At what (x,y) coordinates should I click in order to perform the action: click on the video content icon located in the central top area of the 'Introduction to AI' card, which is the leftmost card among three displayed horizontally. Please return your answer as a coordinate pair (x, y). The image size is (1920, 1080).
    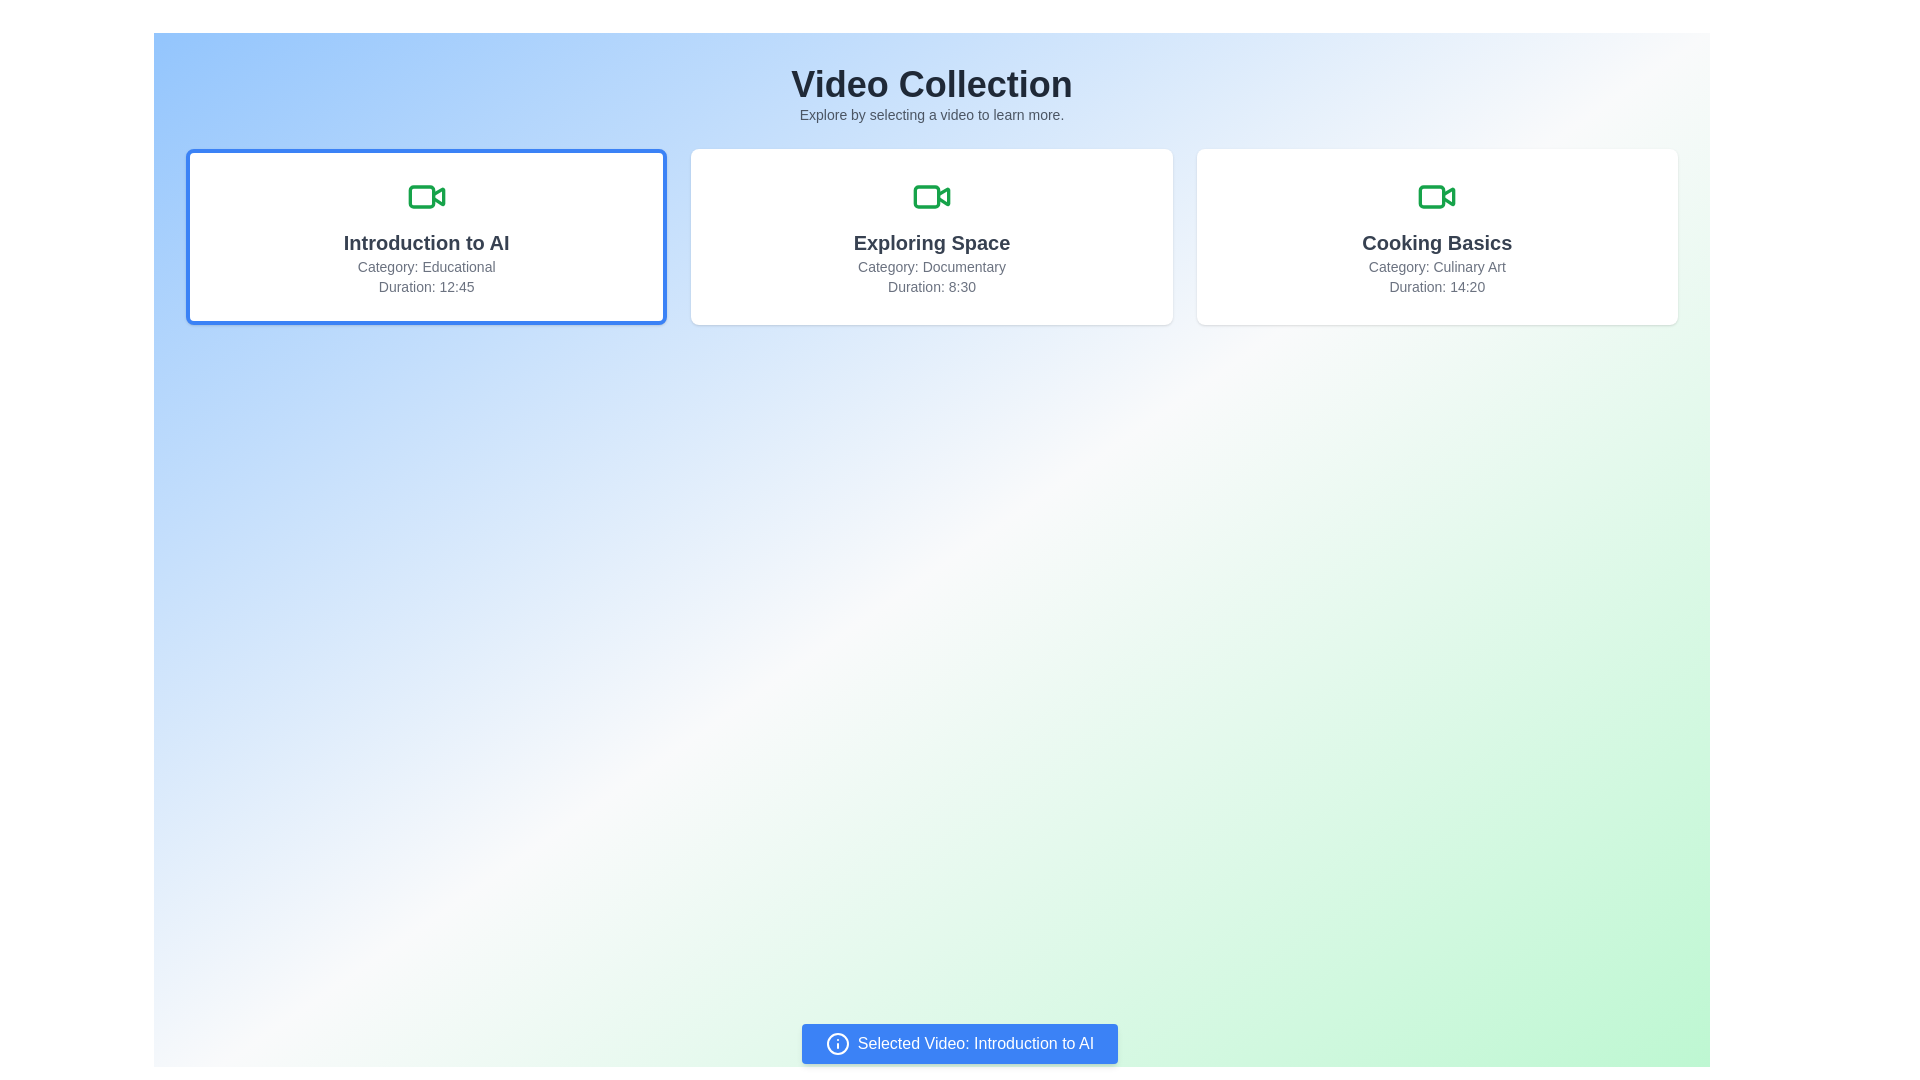
    Looking at the image, I should click on (425, 196).